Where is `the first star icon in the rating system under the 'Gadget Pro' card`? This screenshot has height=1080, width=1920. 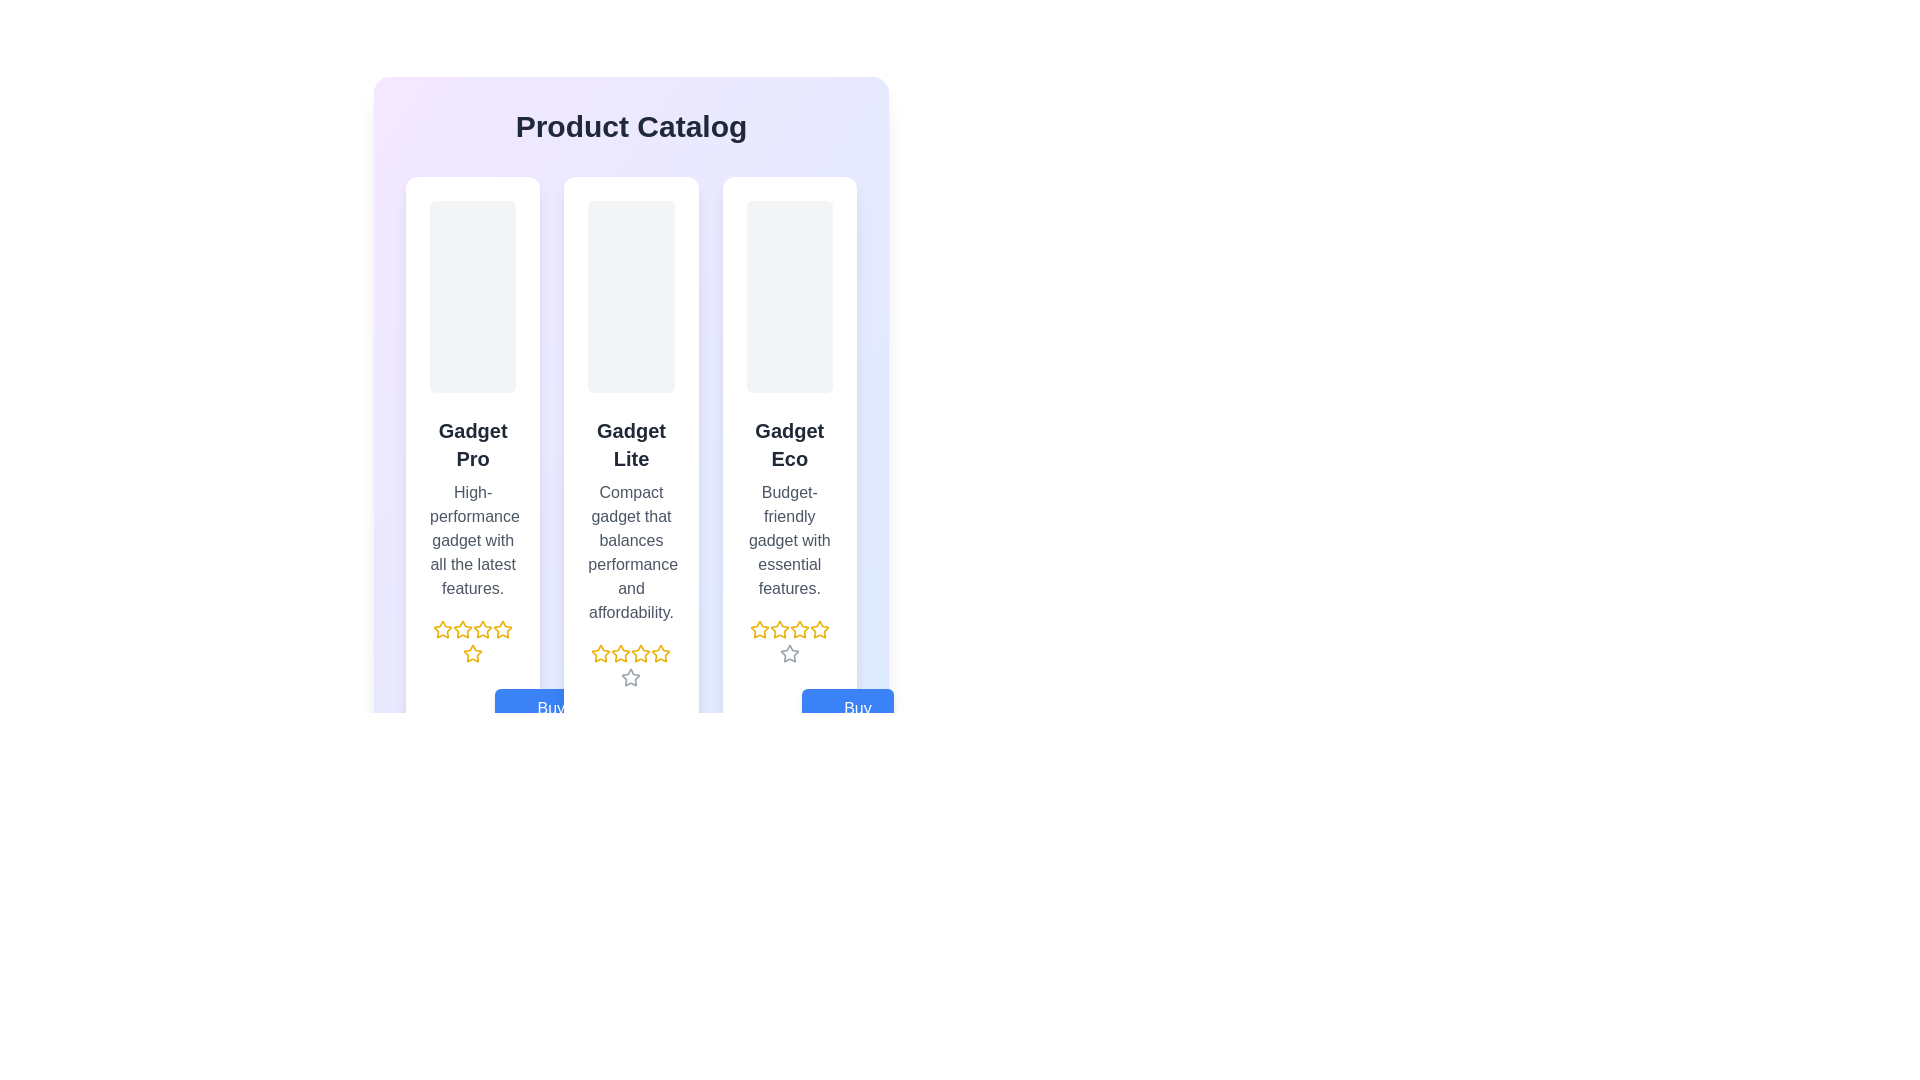
the first star icon in the rating system under the 'Gadget Pro' card is located at coordinates (442, 628).